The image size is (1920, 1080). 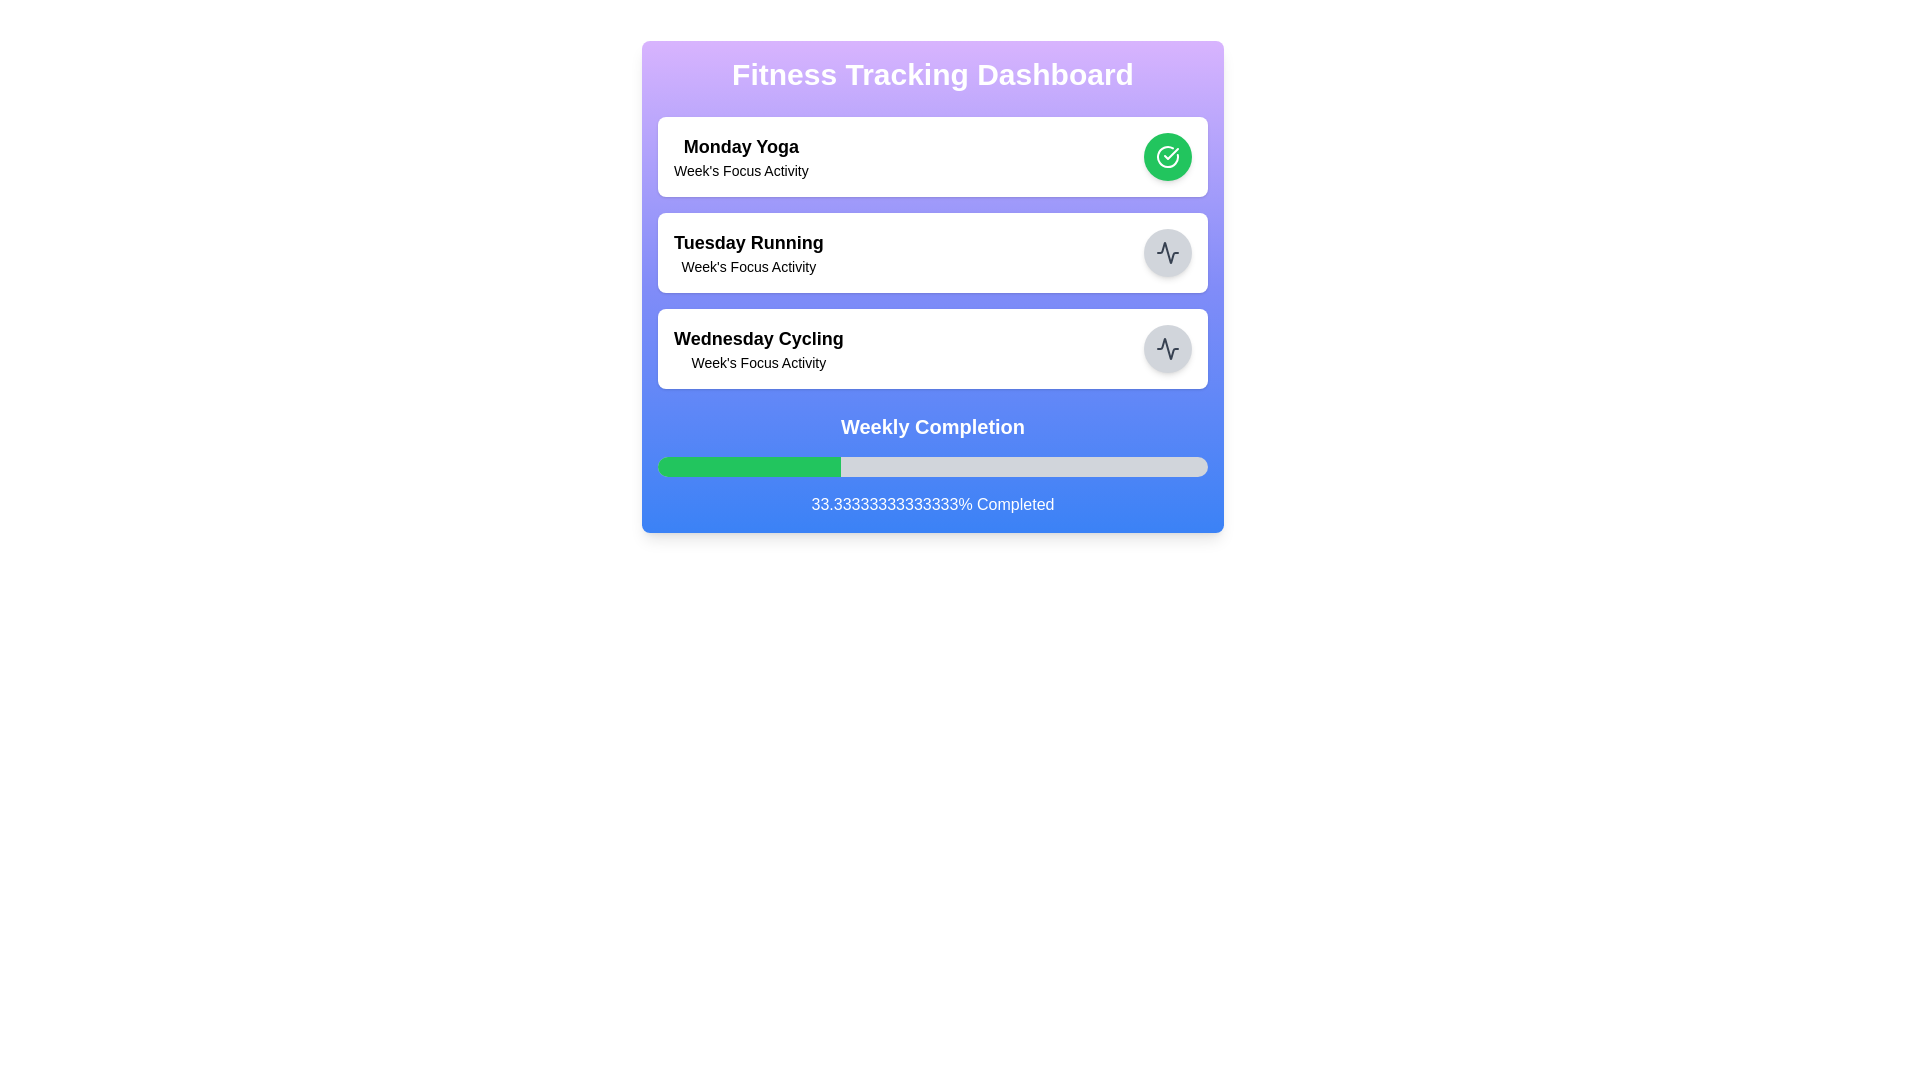 What do you see at coordinates (747, 252) in the screenshot?
I see `the 'Tuesday Running' text label, which is the second element in a vertical list, positioned under 'Monday Yoga' and above 'Wednesday Cycling'` at bounding box center [747, 252].